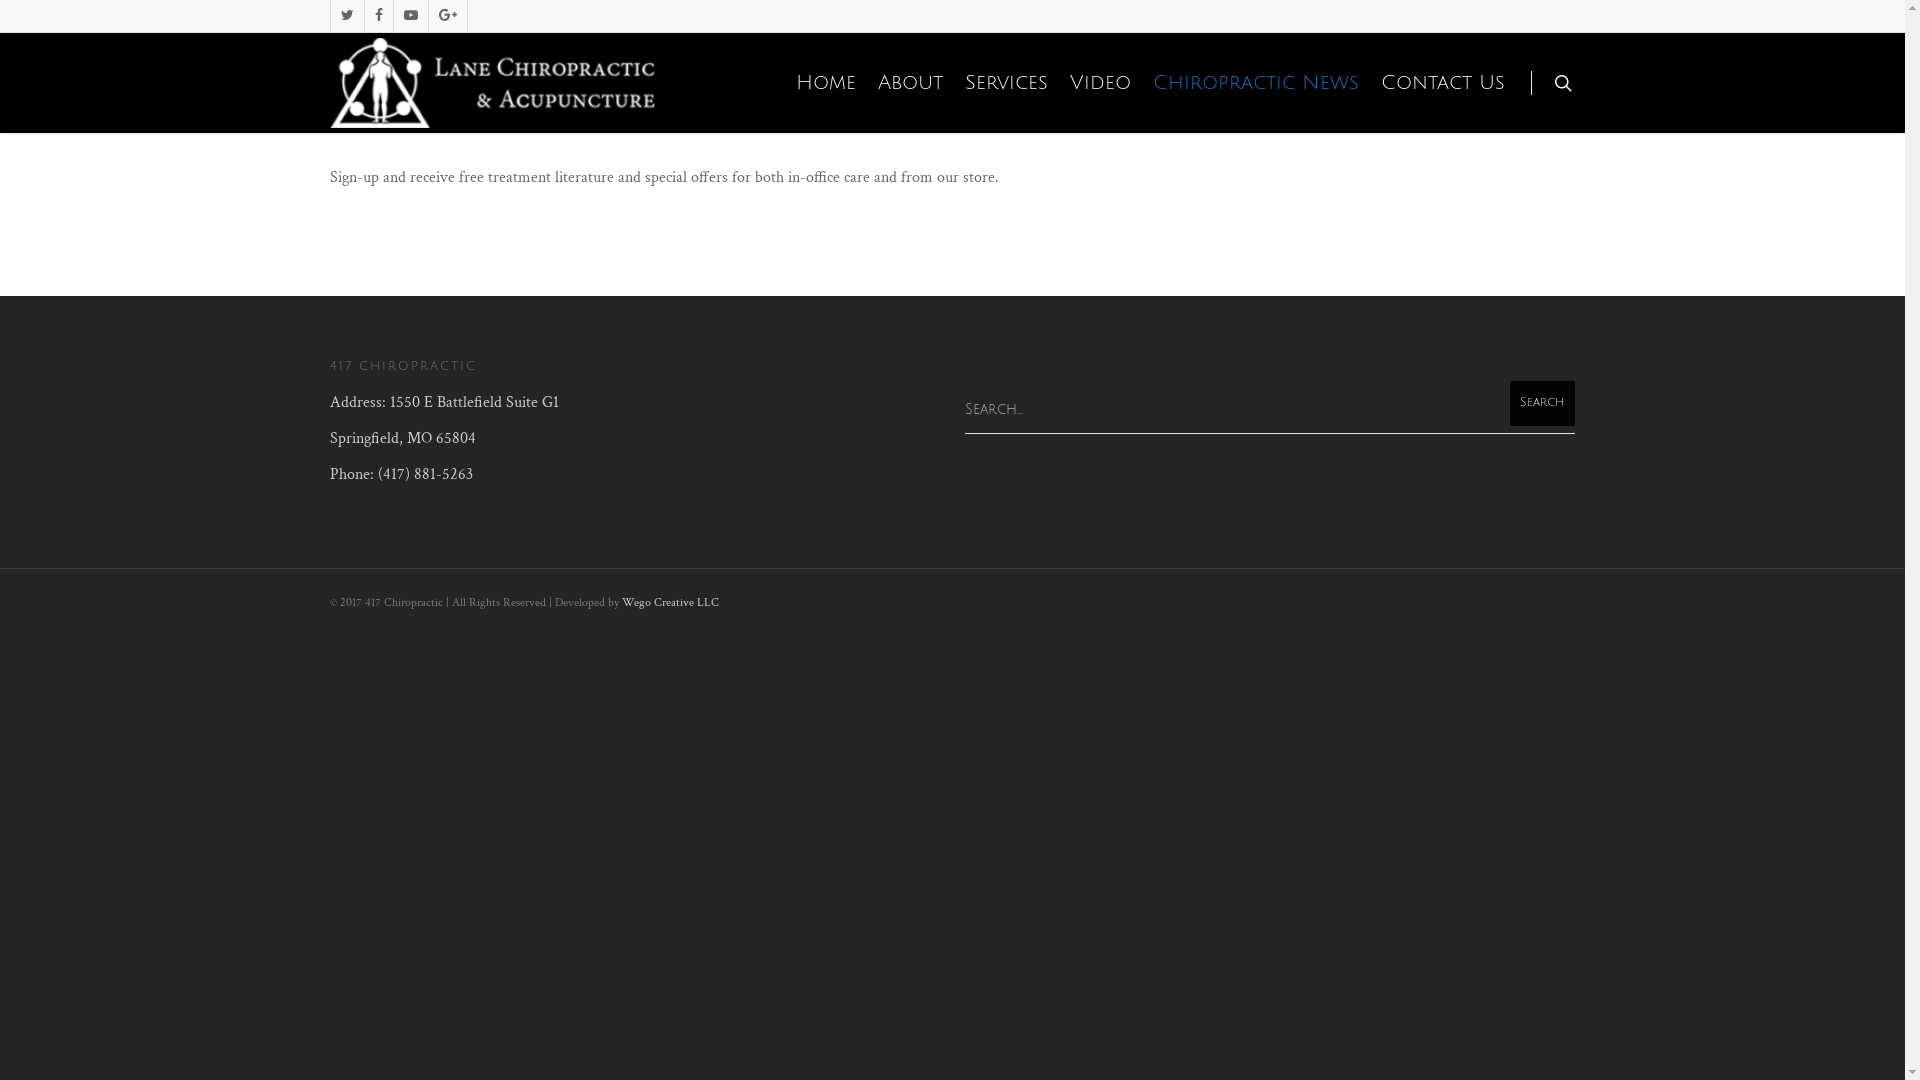 This screenshot has height=1080, width=1920. What do you see at coordinates (1510, 403) in the screenshot?
I see `'Search'` at bounding box center [1510, 403].